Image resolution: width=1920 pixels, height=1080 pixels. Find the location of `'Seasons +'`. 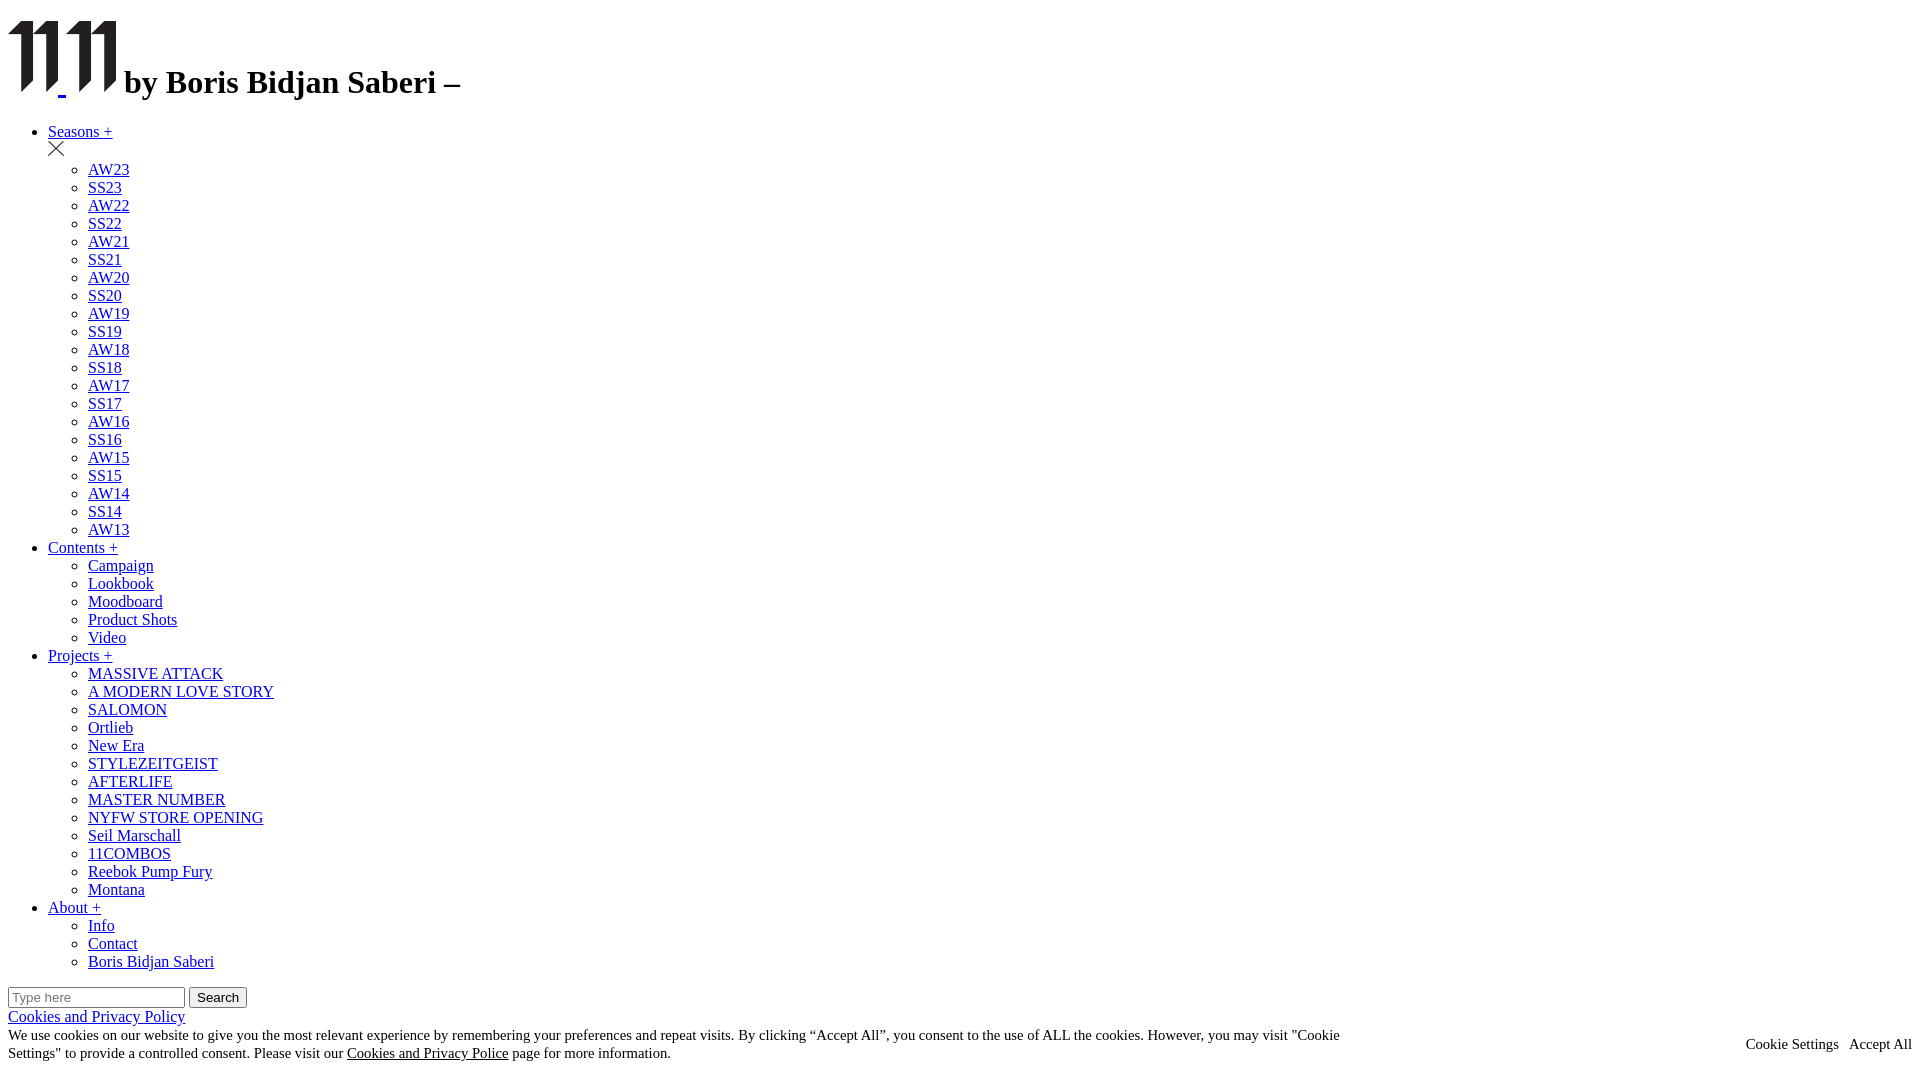

'Seasons +' is located at coordinates (80, 131).